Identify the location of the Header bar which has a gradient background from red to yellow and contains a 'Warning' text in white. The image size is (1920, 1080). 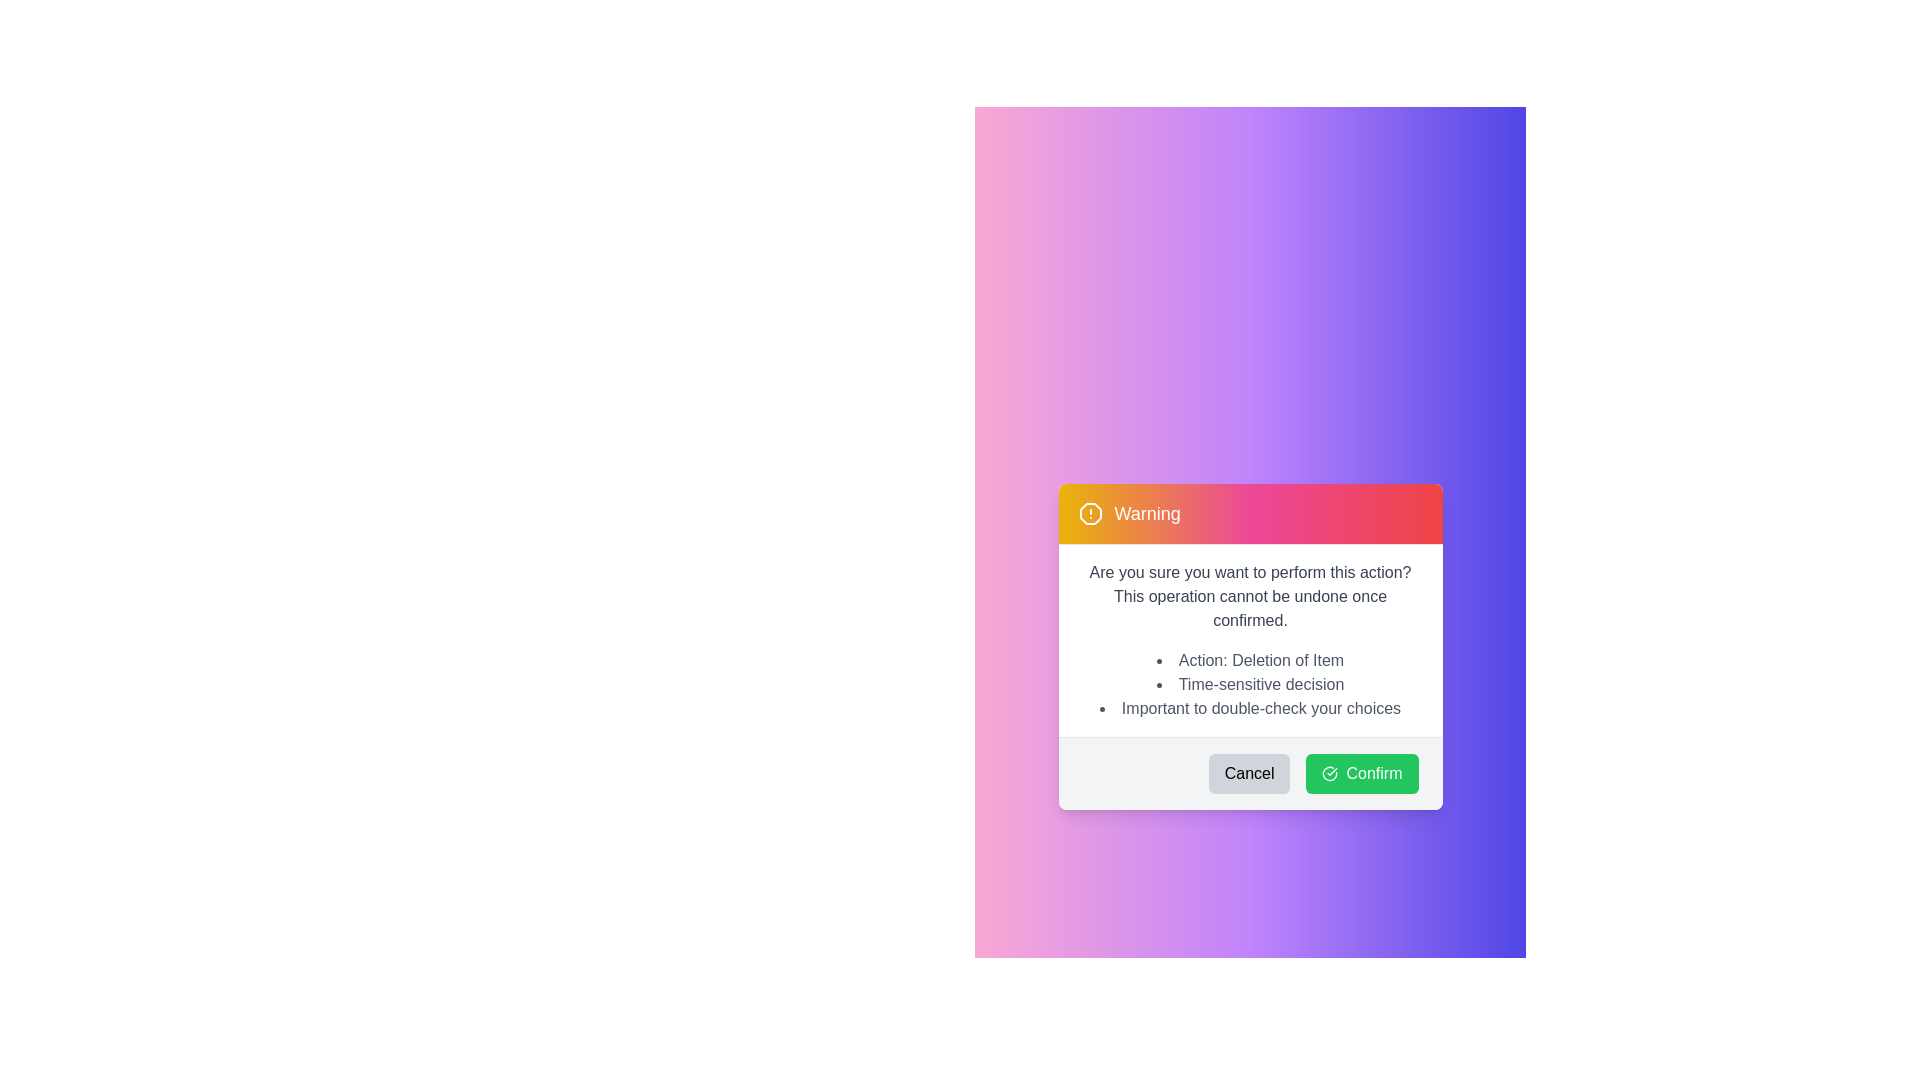
(1249, 512).